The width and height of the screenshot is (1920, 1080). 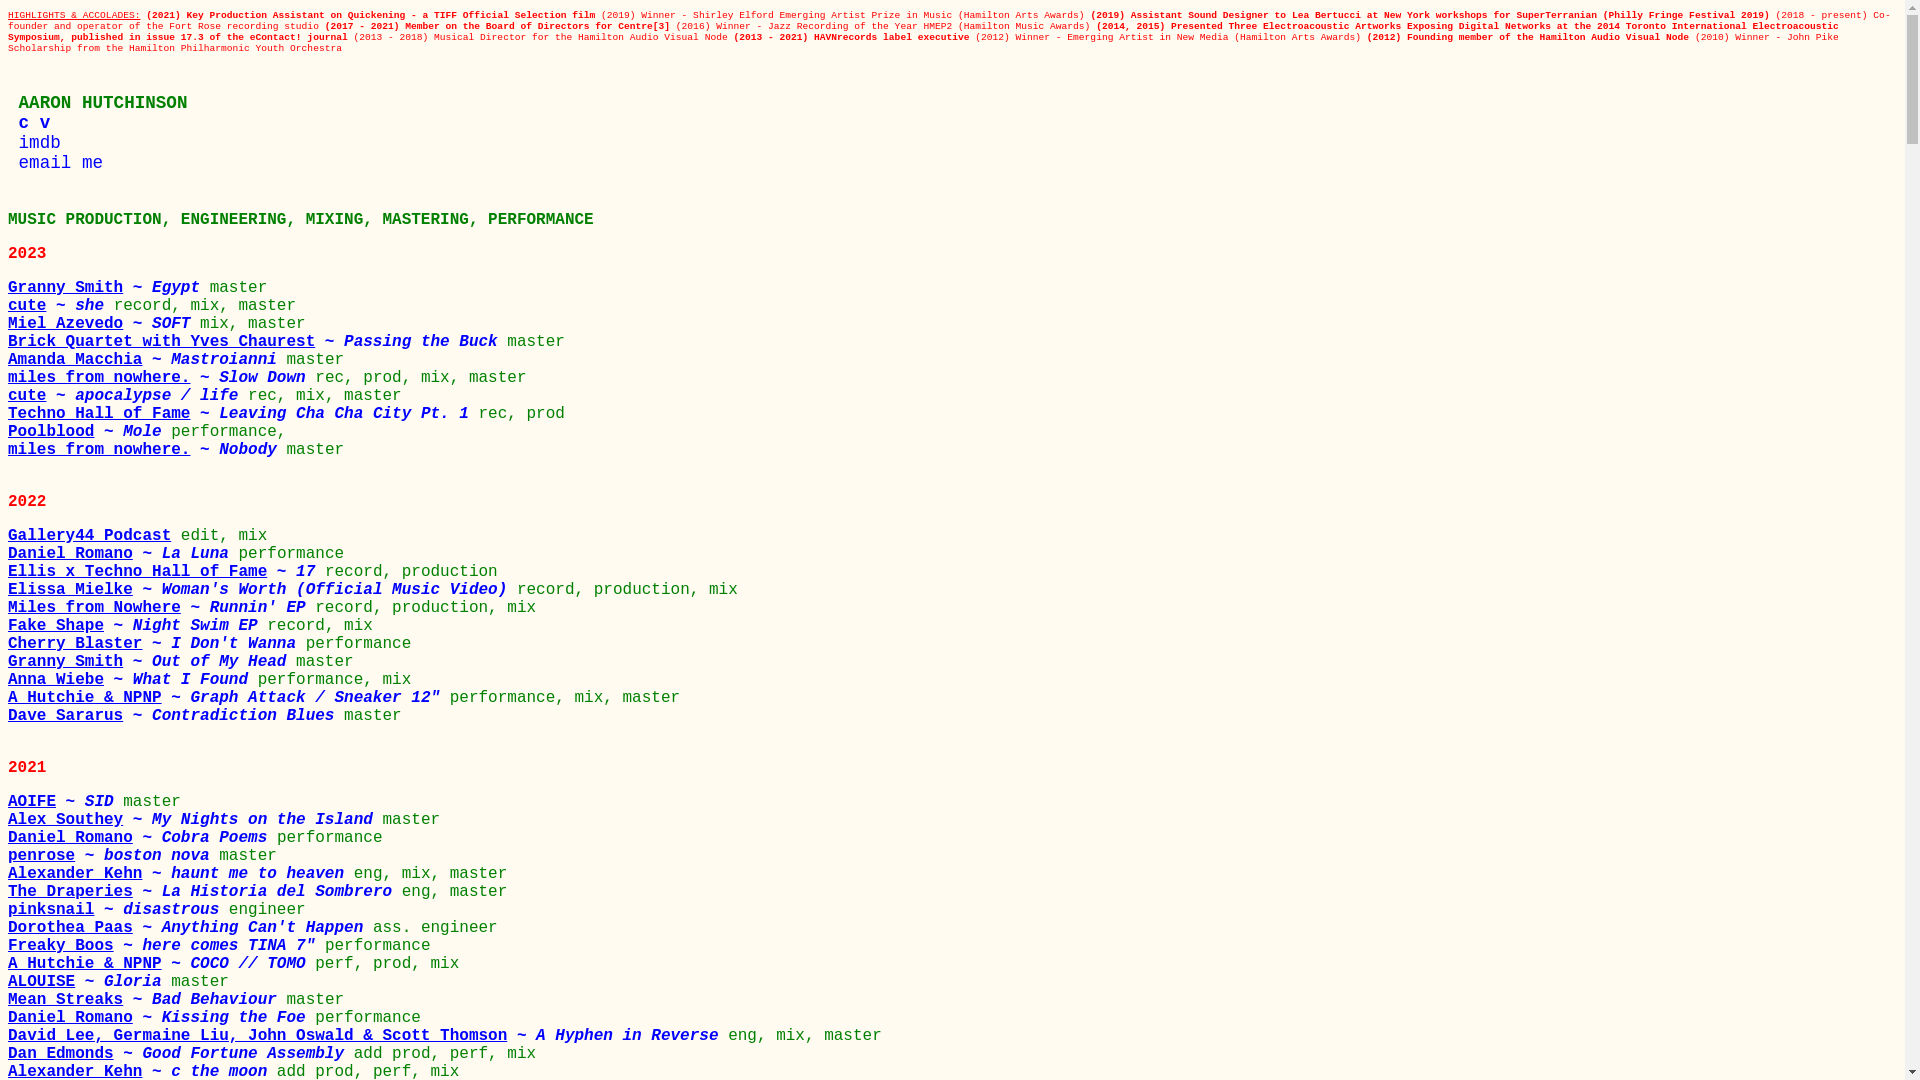 What do you see at coordinates (161, 963) in the screenshot?
I see `'A Hutchie & NPNP ~ COCO // TOMO'` at bounding box center [161, 963].